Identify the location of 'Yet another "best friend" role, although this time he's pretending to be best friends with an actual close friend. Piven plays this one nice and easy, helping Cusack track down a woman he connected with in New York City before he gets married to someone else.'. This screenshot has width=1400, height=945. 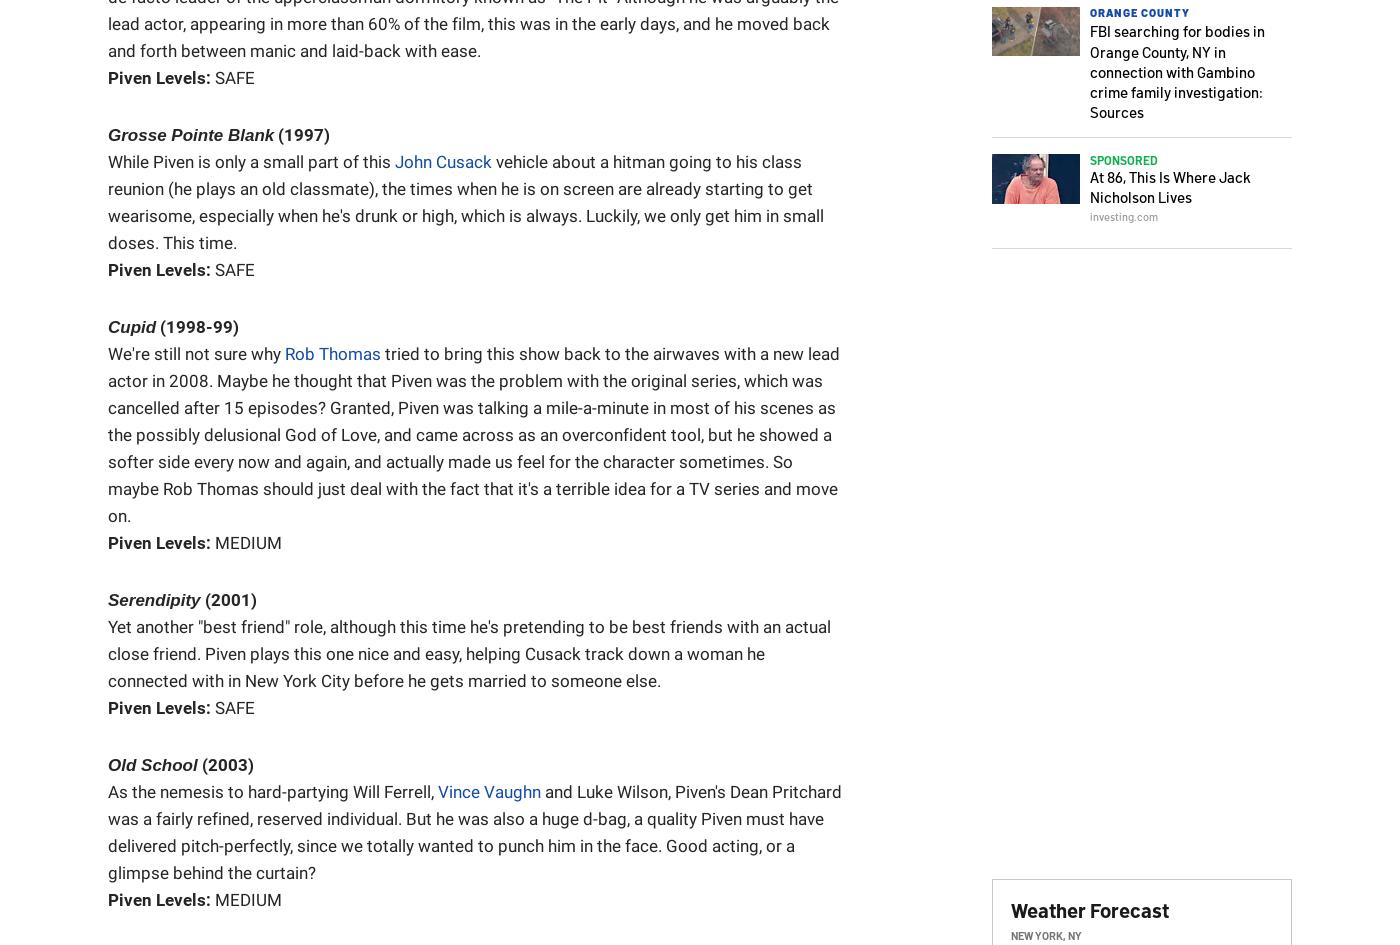
(469, 653).